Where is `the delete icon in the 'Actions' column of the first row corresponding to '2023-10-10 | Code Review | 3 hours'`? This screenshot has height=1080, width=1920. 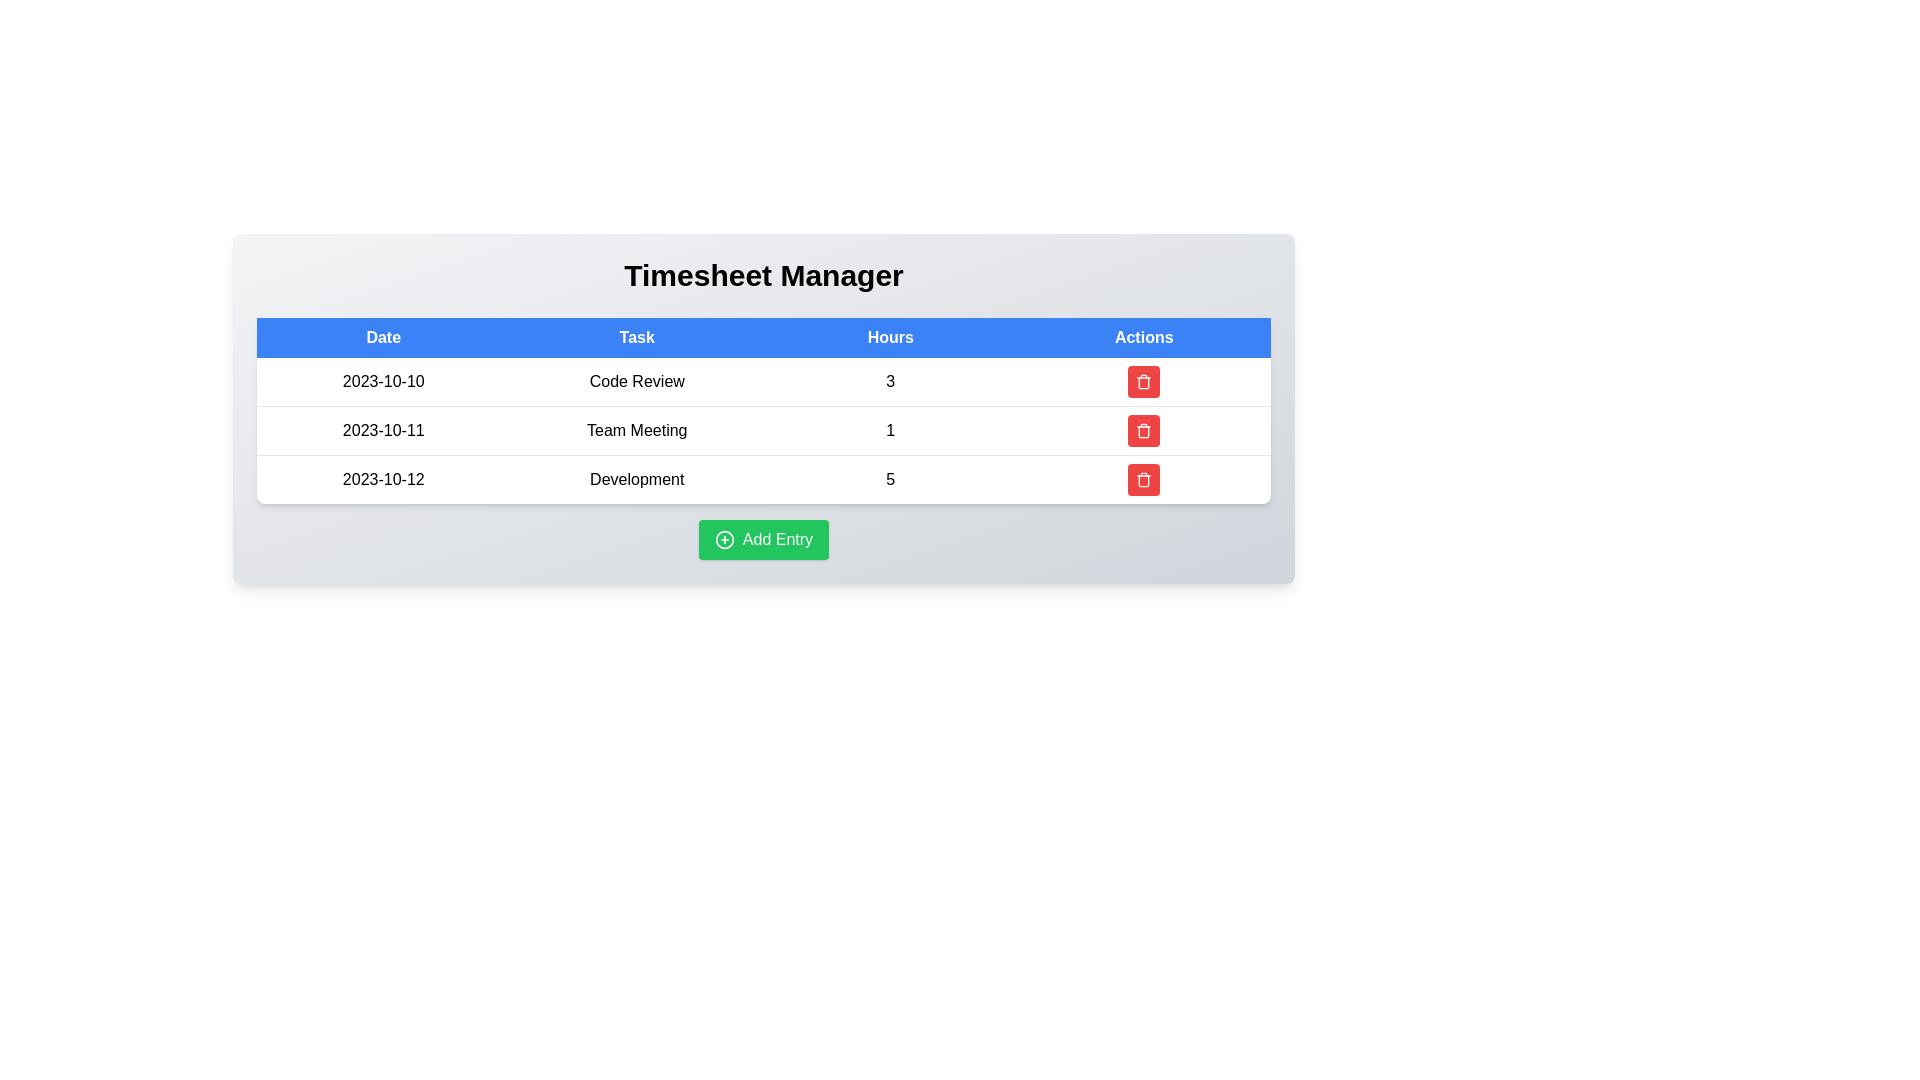
the delete icon in the 'Actions' column of the first row corresponding to '2023-10-10 | Code Review | 3 hours' is located at coordinates (1144, 381).